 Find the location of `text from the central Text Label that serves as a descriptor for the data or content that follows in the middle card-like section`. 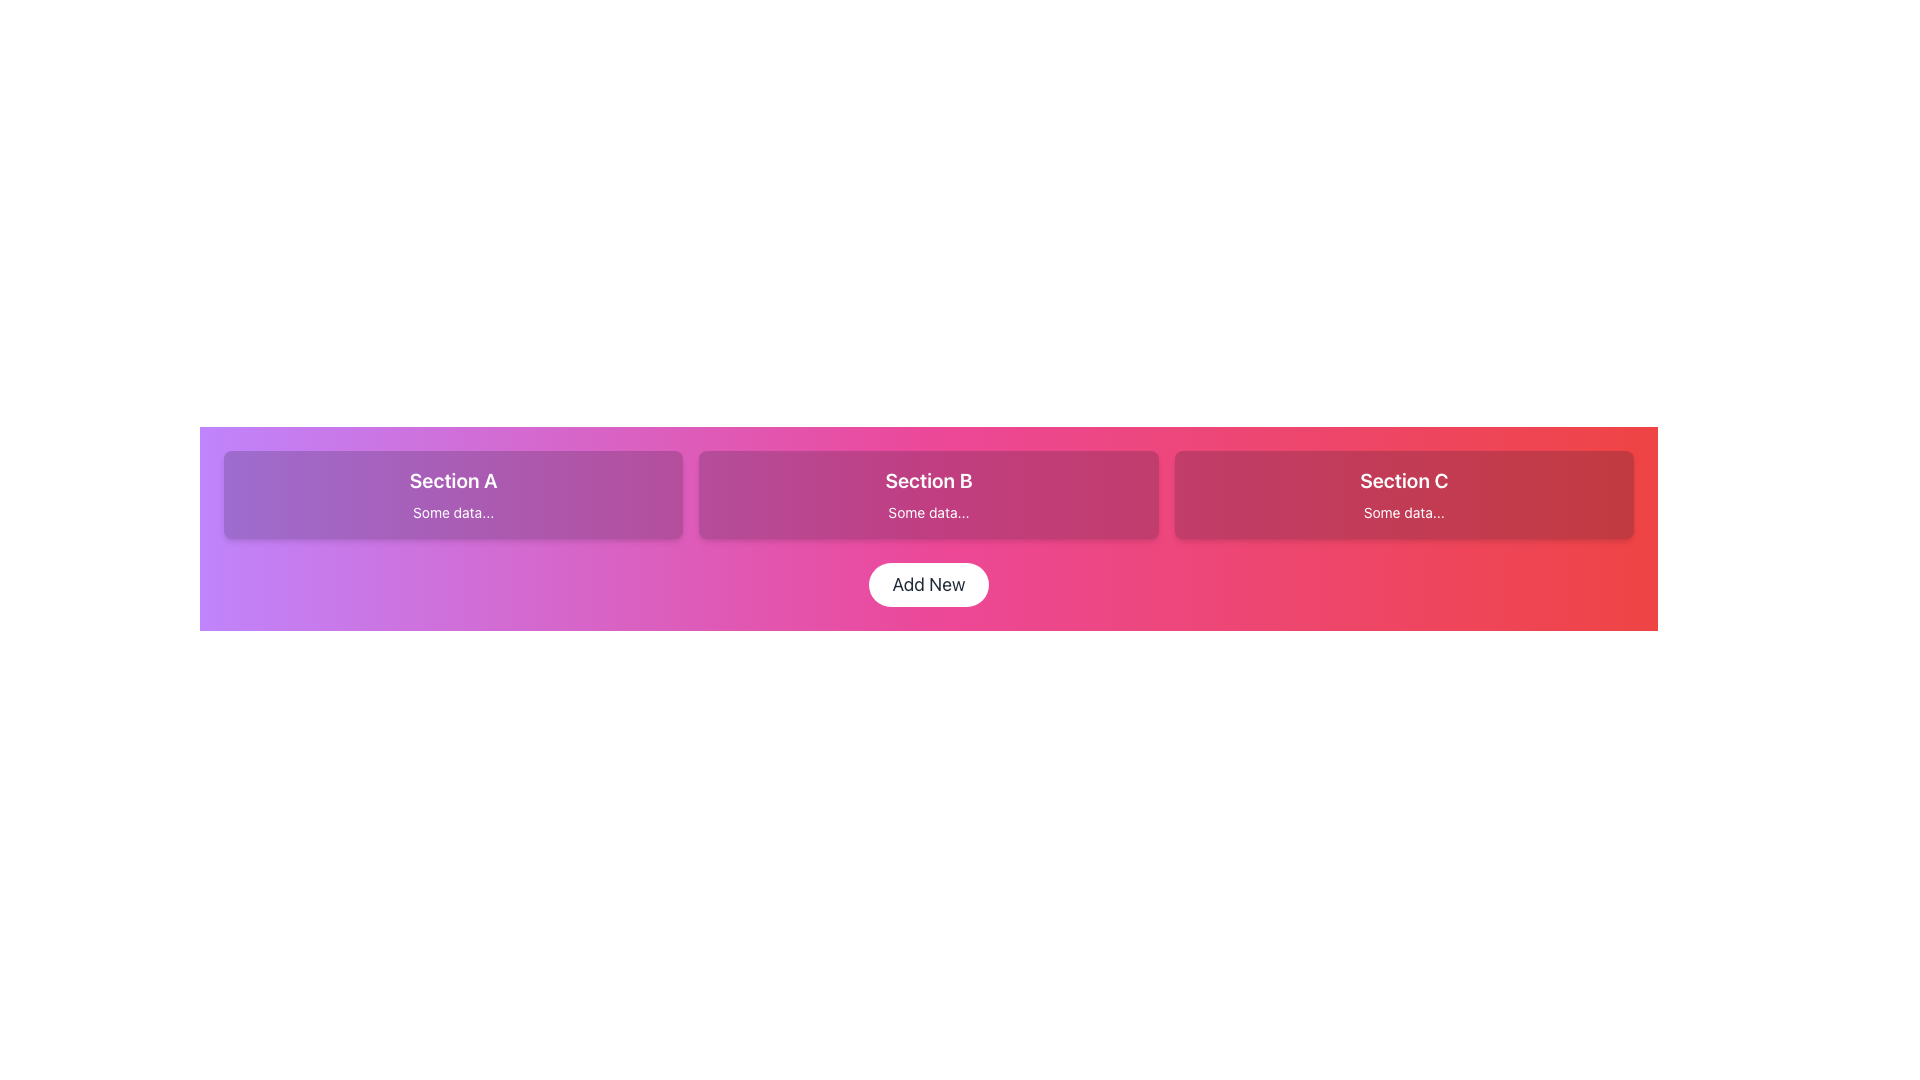

text from the central Text Label that serves as a descriptor for the data or content that follows in the middle card-like section is located at coordinates (927, 481).